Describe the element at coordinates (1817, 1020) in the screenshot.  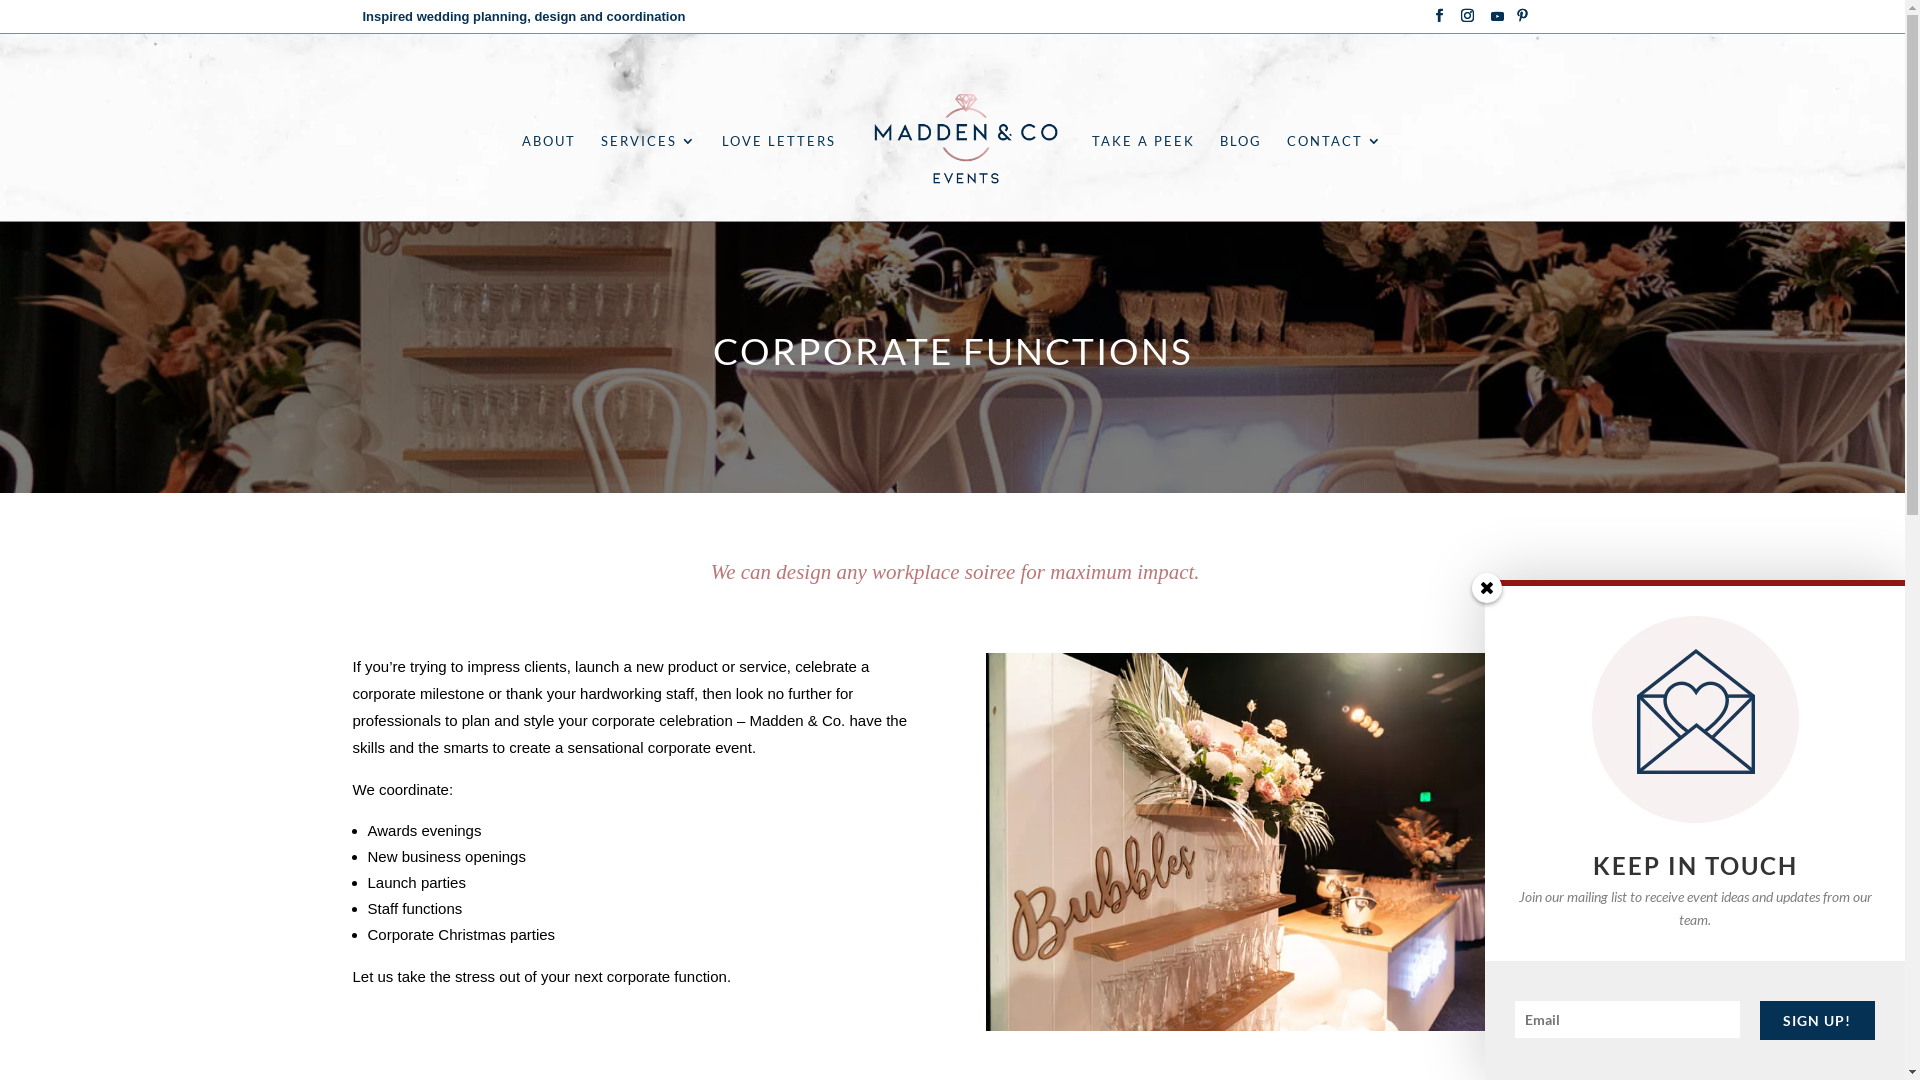
I see `'SIGN UP!'` at that location.